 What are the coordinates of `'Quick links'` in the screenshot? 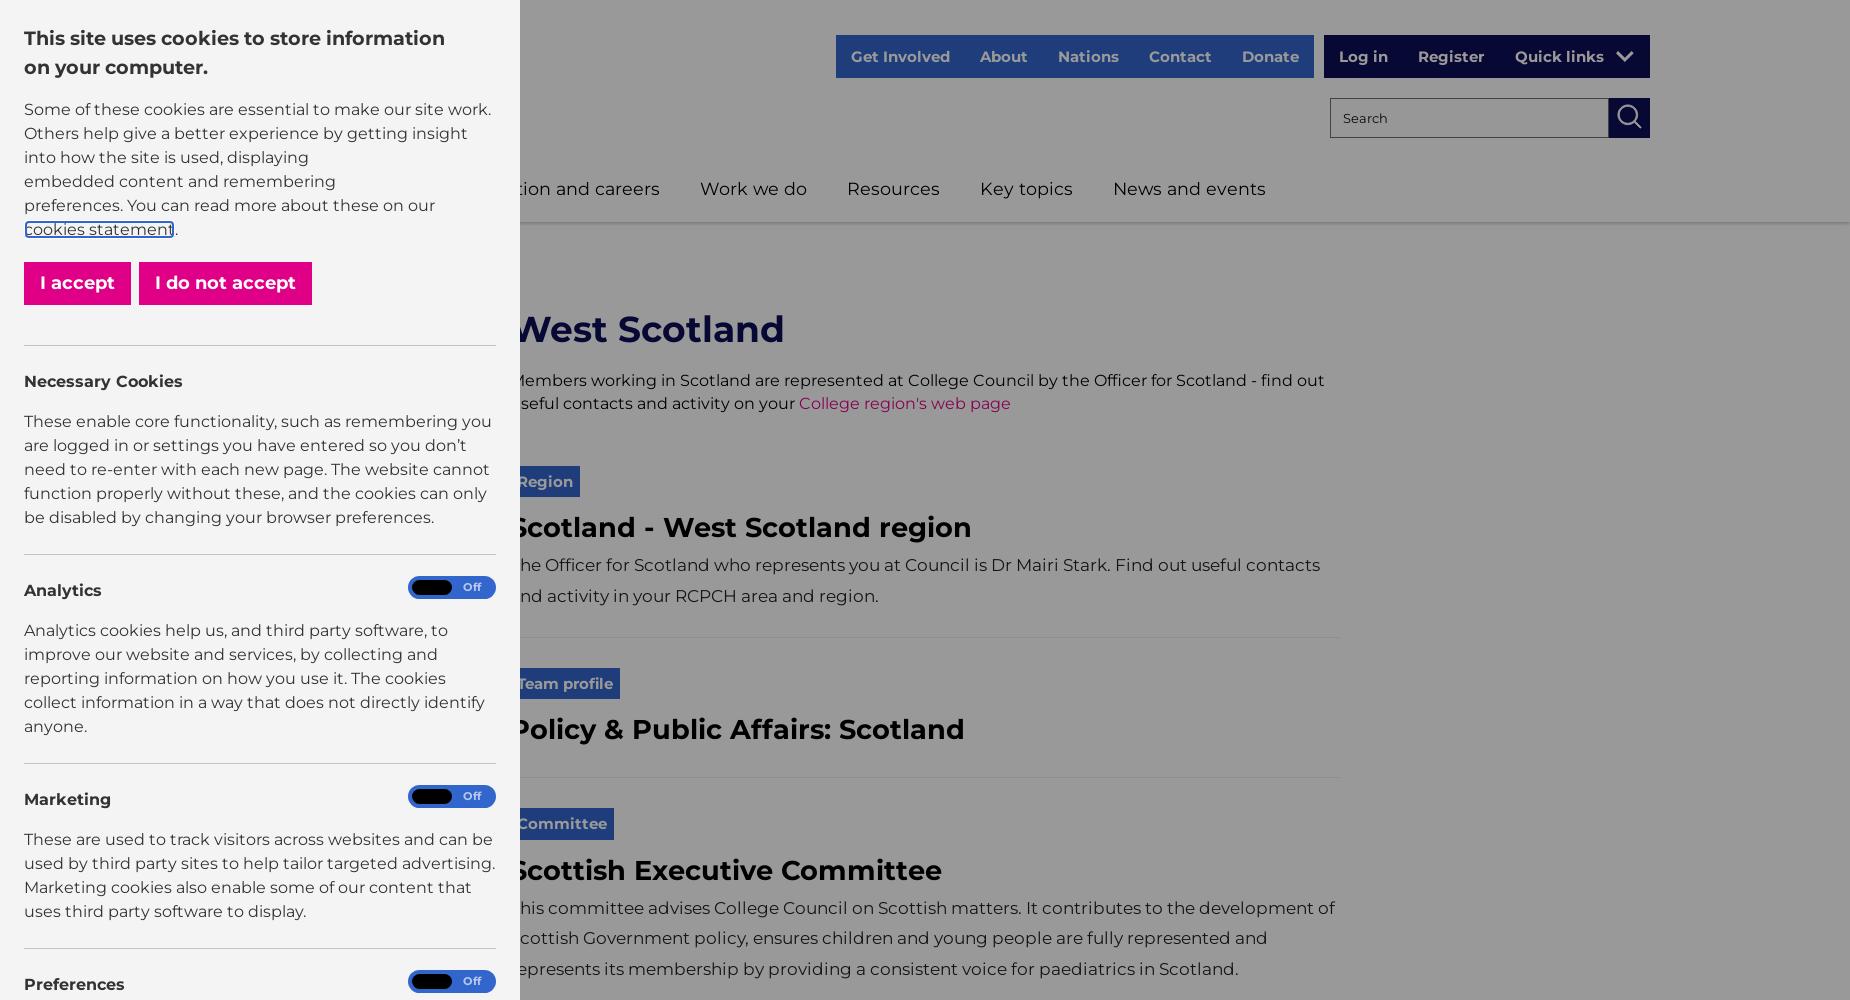 It's located at (1514, 55).